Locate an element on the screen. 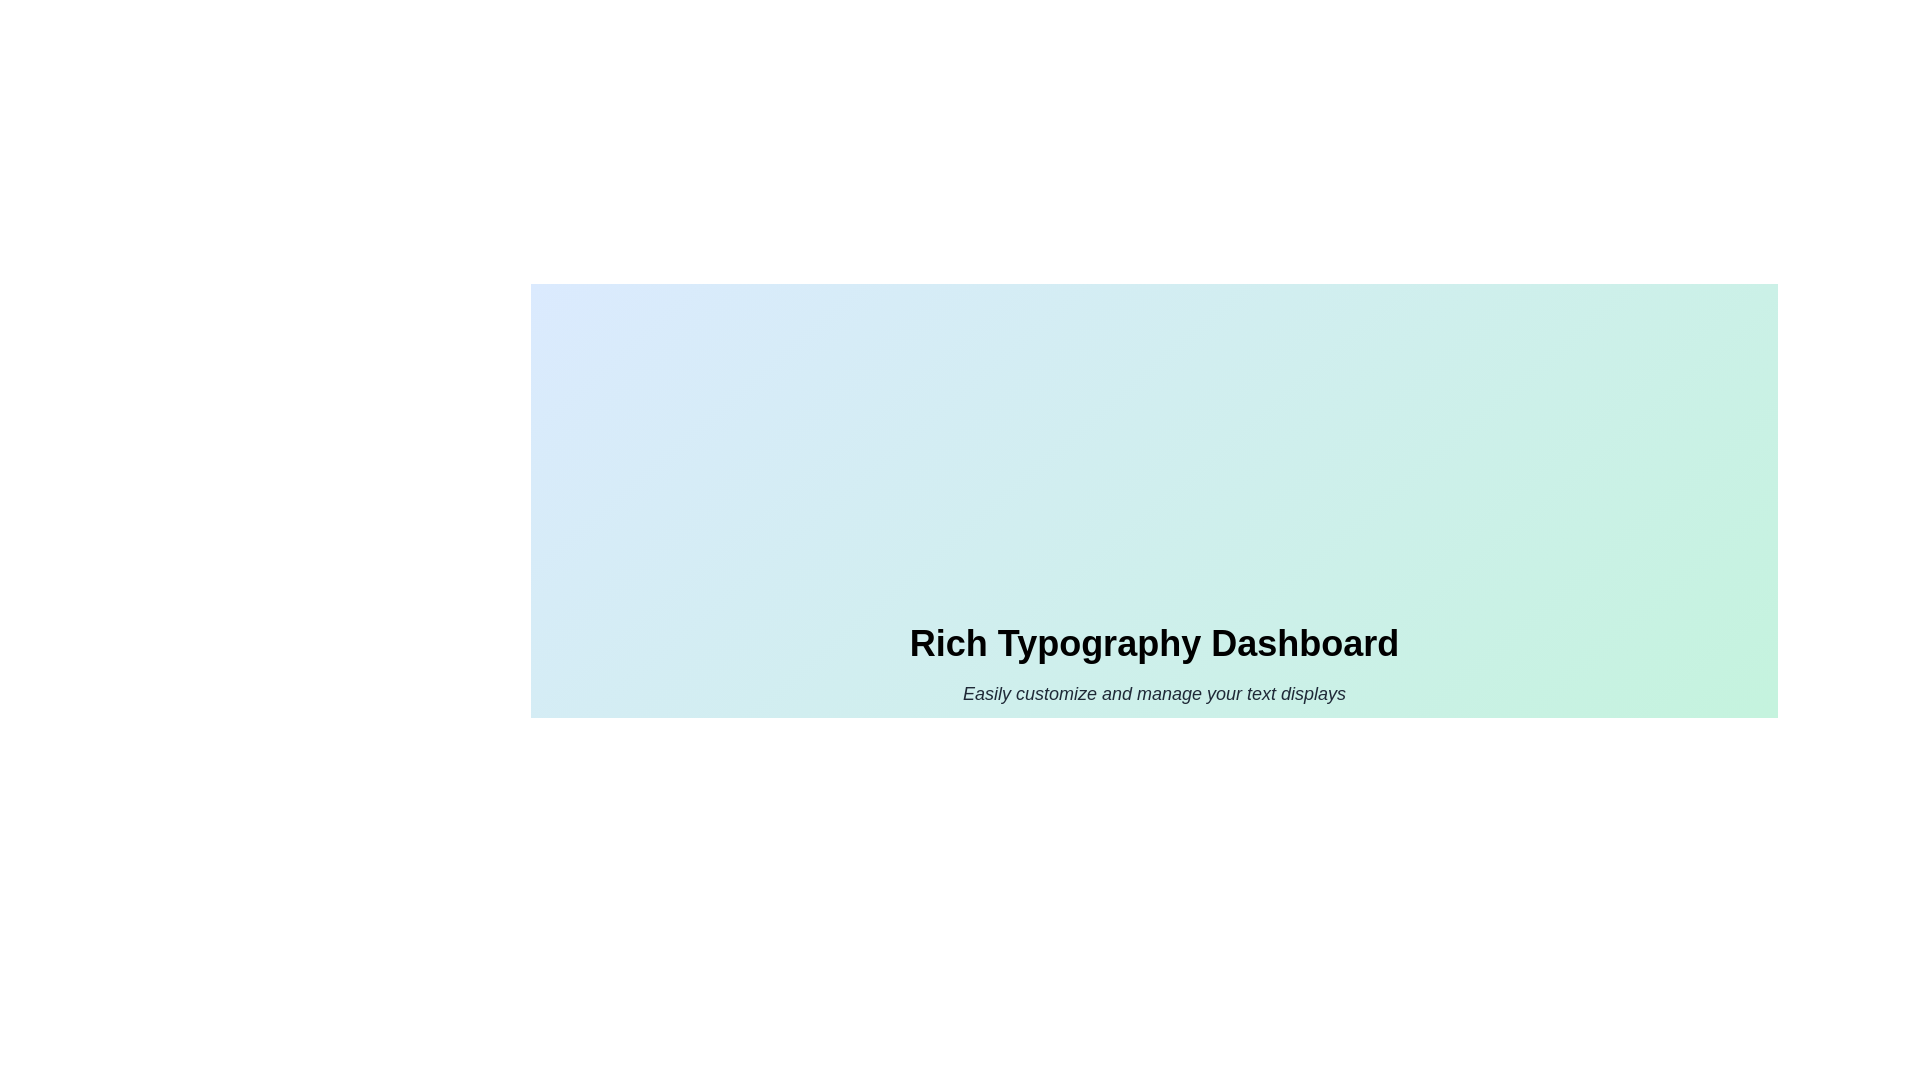 The height and width of the screenshot is (1080, 1920). the text-based informational component displaying 'Rich Typography Dashboard' and its subtitle, which is centered on a gradient background is located at coordinates (1154, 666).